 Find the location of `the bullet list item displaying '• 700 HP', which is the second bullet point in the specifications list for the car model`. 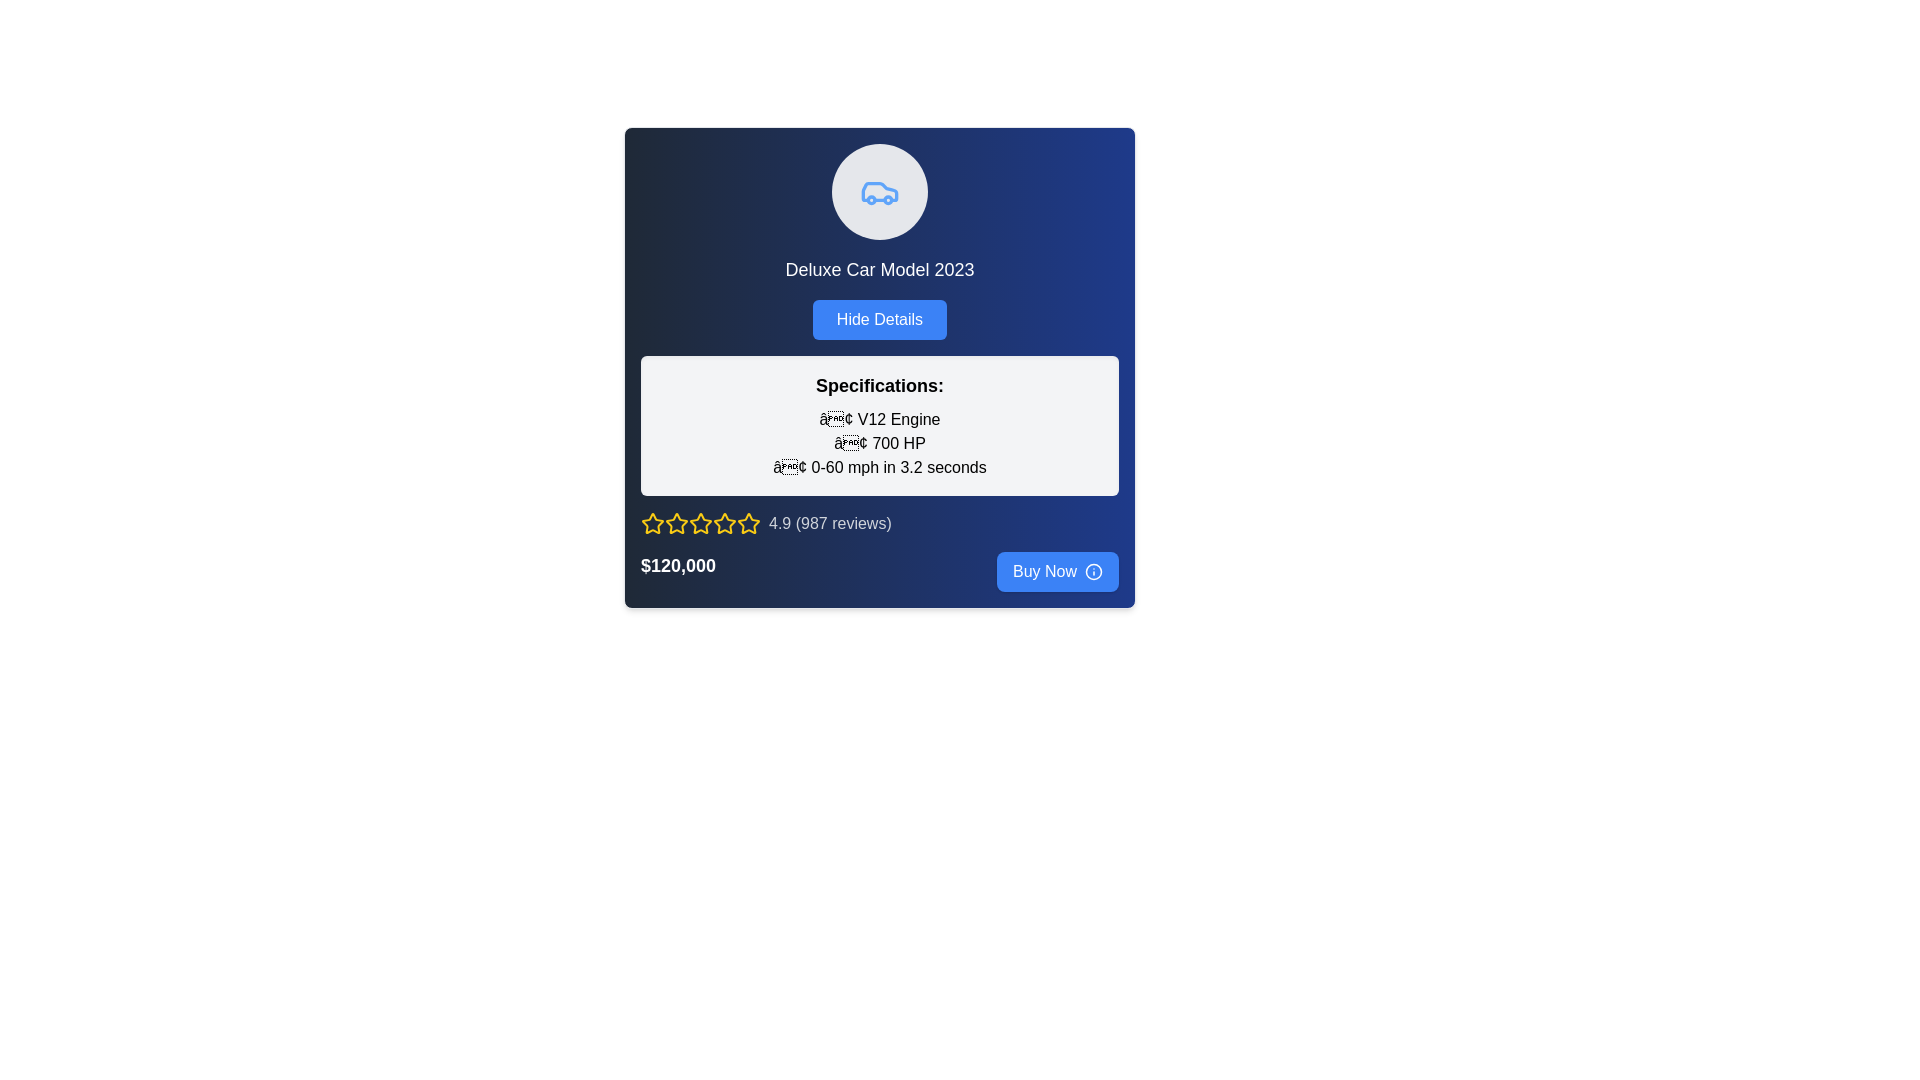

the bullet list item displaying '• 700 HP', which is the second bullet point in the specifications list for the car model is located at coordinates (879, 442).